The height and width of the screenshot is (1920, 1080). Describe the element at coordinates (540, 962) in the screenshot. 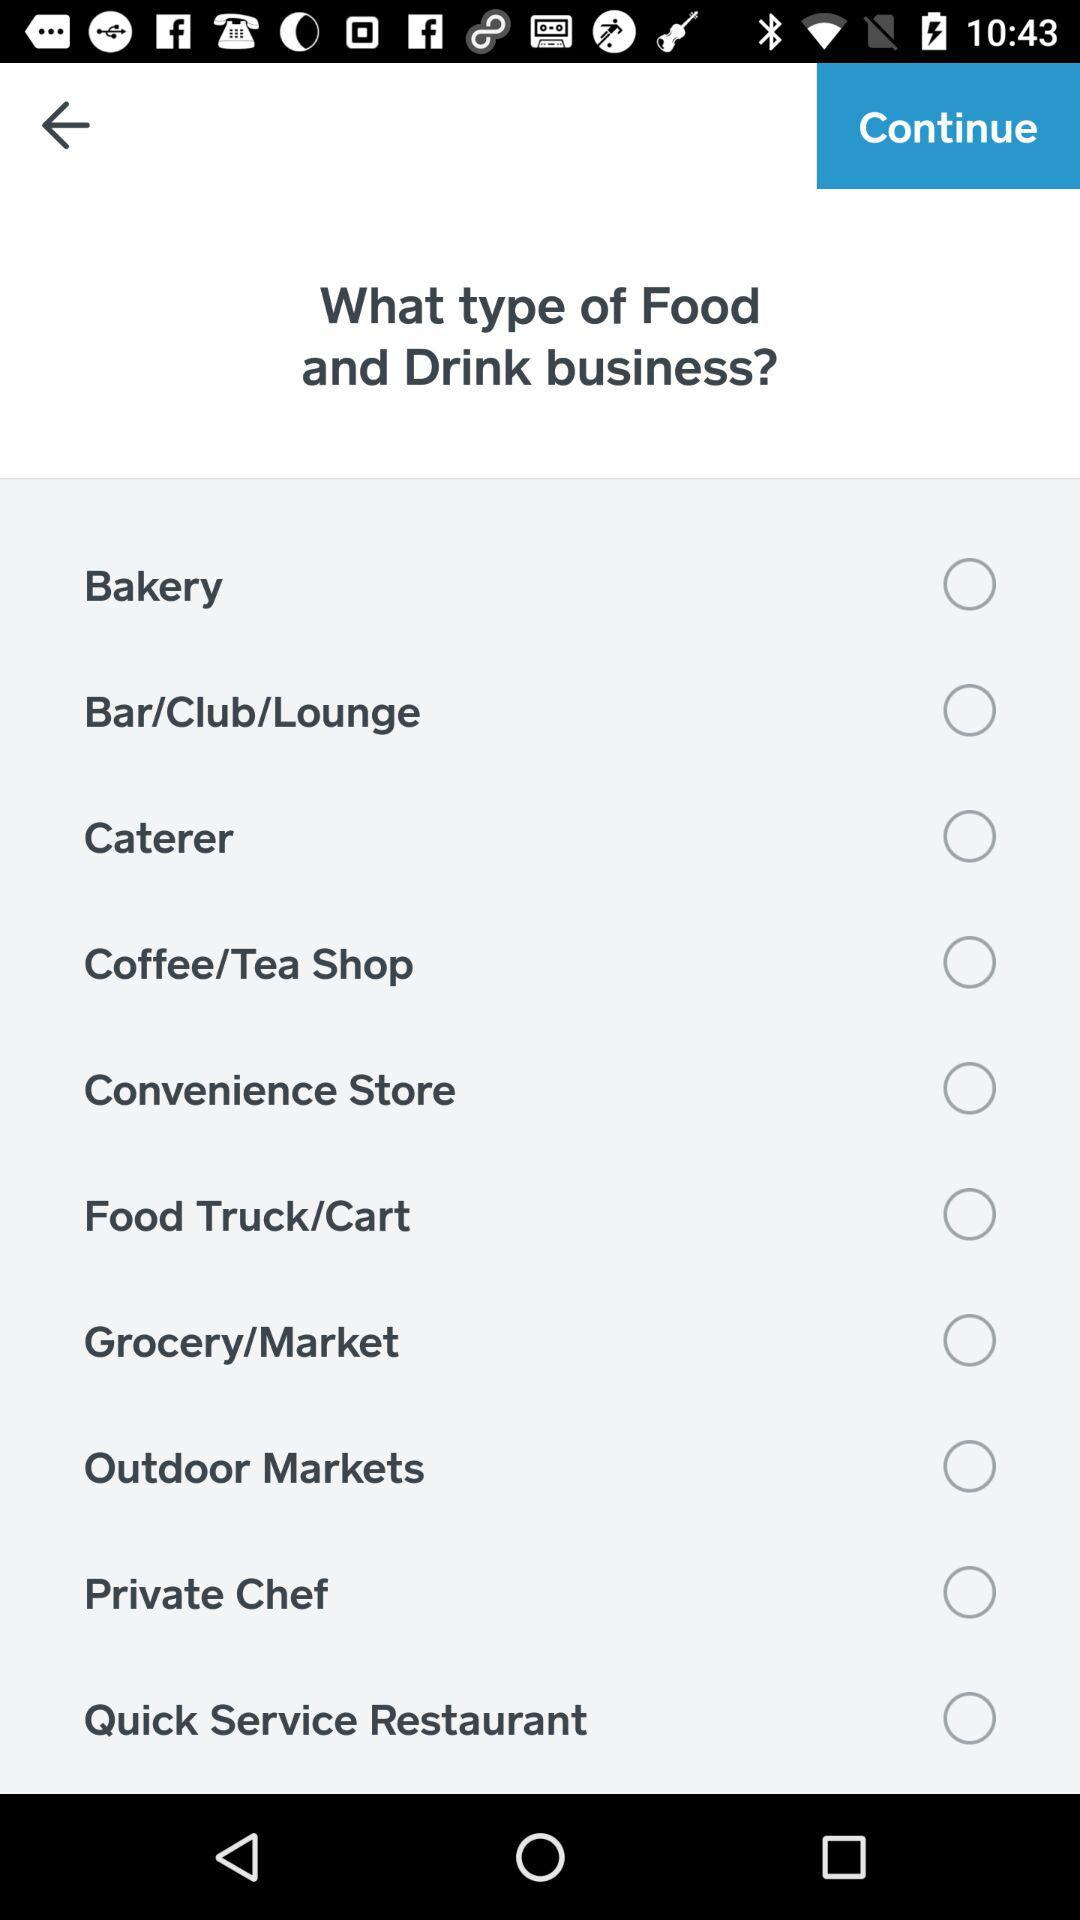

I see `the icon above the convenience store item` at that location.